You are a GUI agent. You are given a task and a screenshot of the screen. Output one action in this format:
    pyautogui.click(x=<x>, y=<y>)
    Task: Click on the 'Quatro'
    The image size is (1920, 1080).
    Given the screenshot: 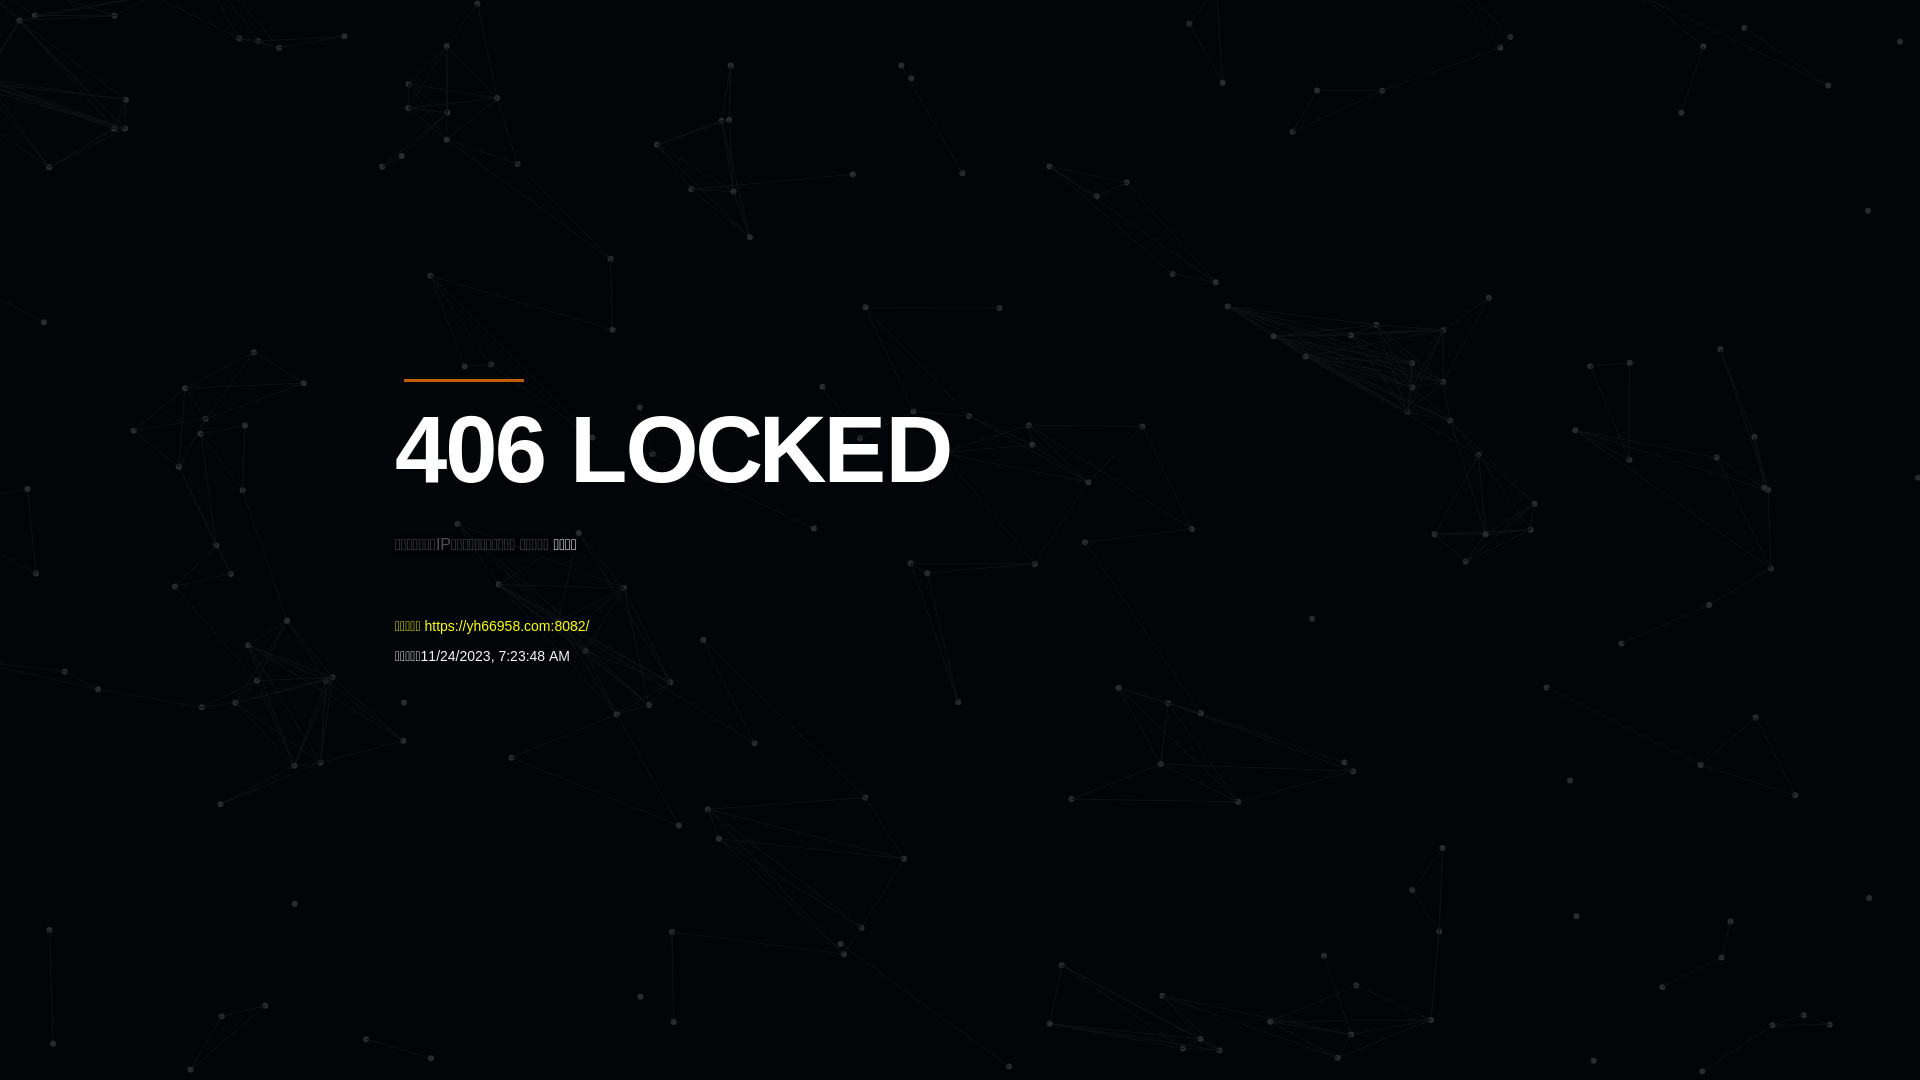 What is the action you would take?
    pyautogui.click(x=542, y=114)
    